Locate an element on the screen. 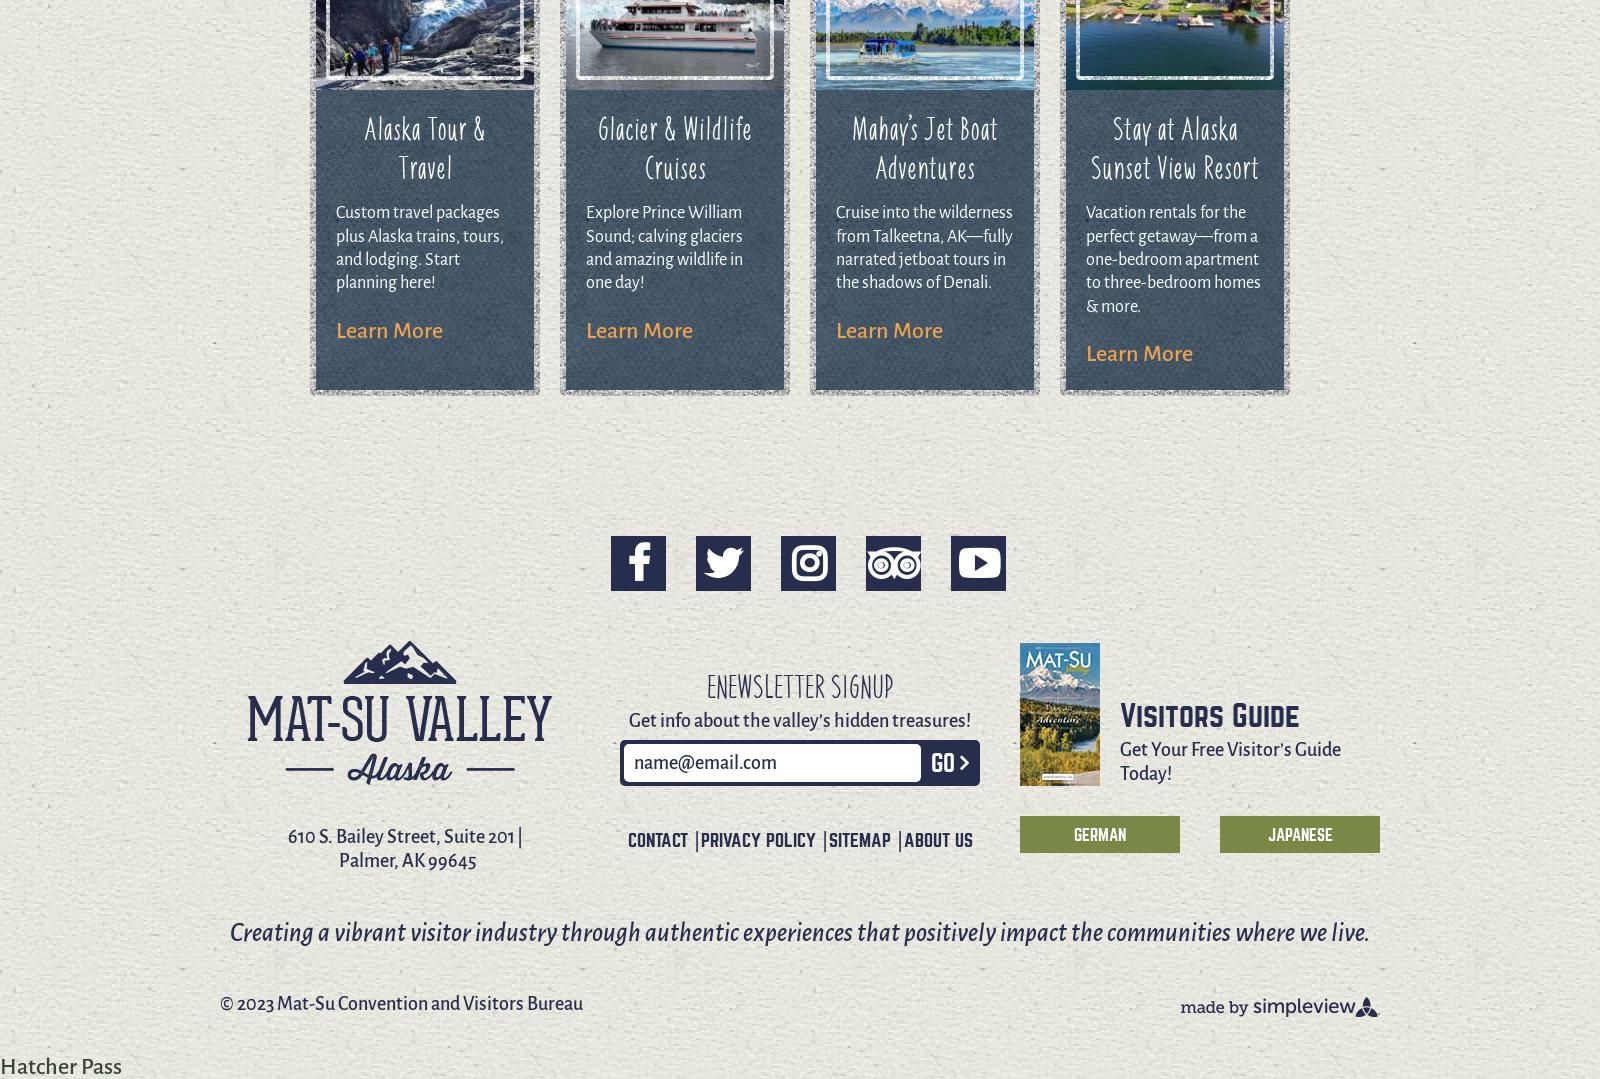  'Creating a vibrant visitor industry through authentic experiences that positively impact the communities where we live.' is located at coordinates (800, 932).